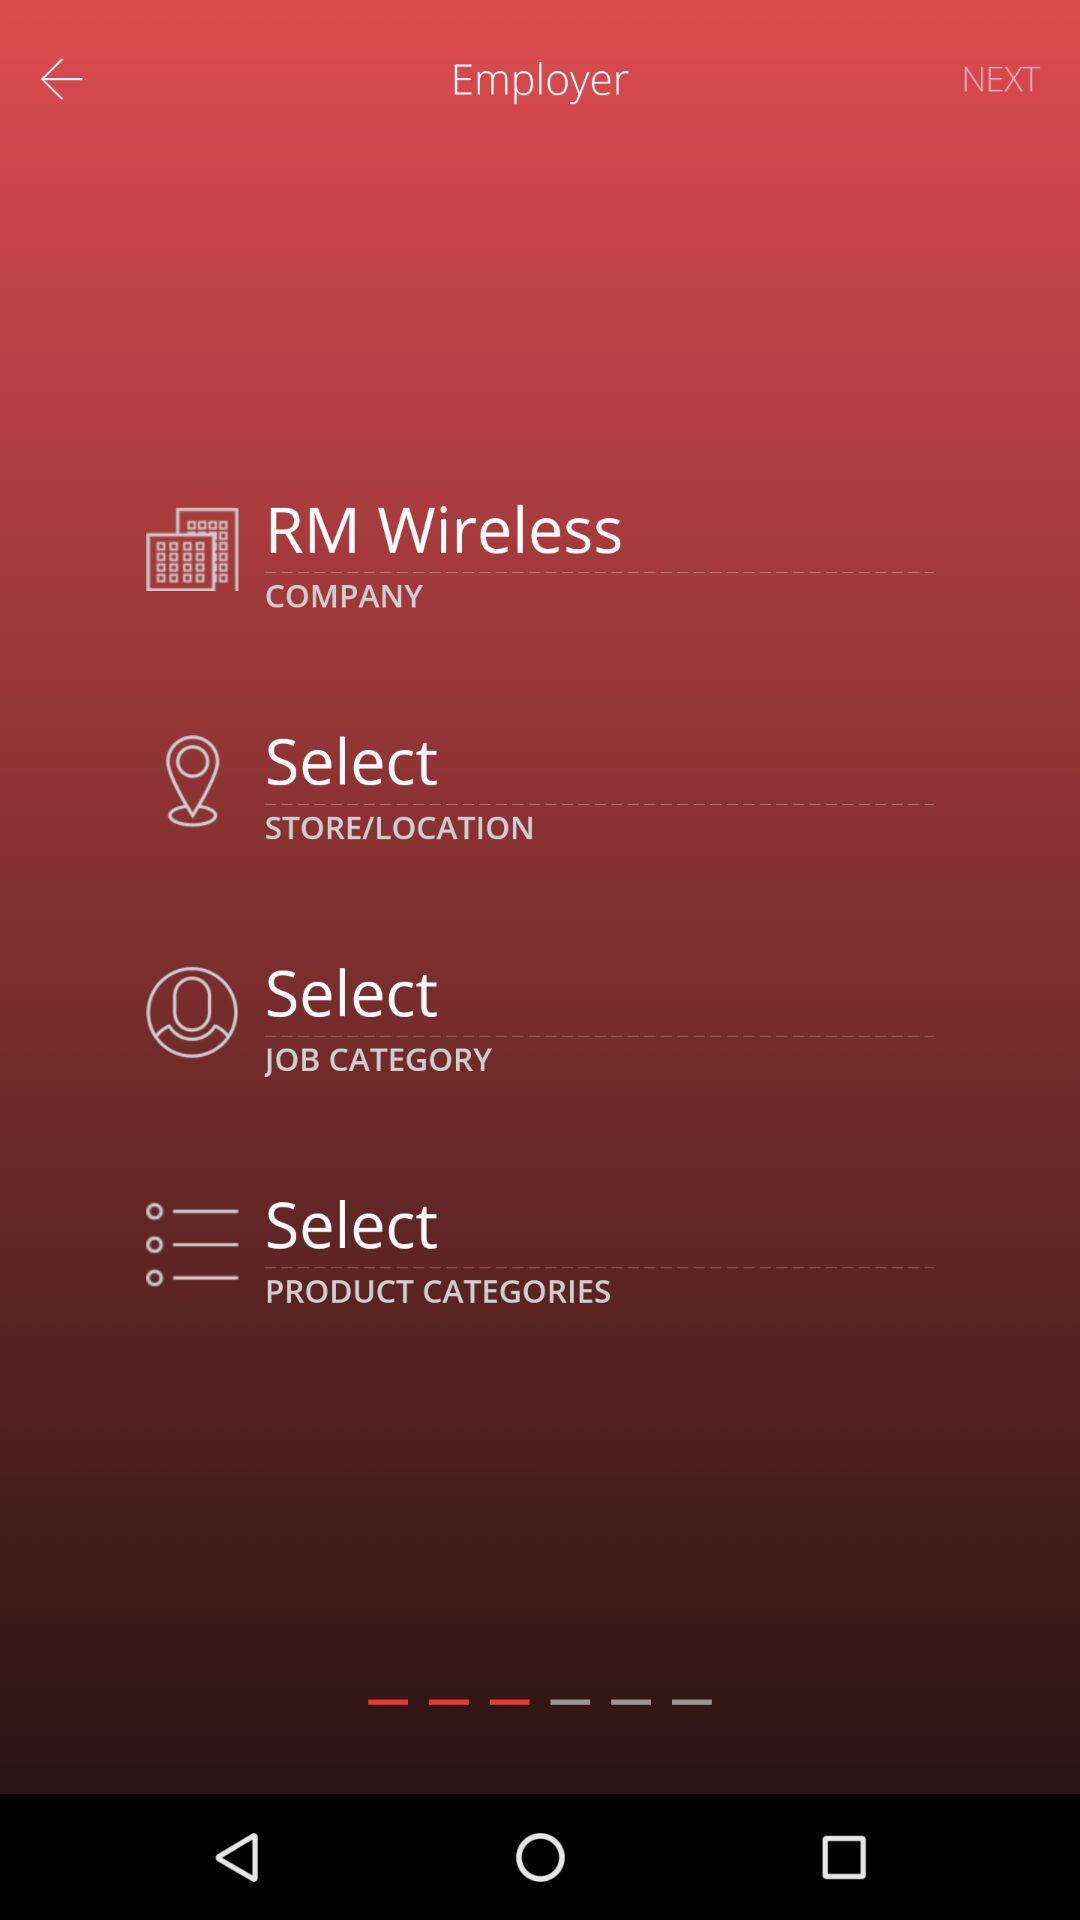 The image size is (1080, 1920). I want to click on job category, so click(598, 991).